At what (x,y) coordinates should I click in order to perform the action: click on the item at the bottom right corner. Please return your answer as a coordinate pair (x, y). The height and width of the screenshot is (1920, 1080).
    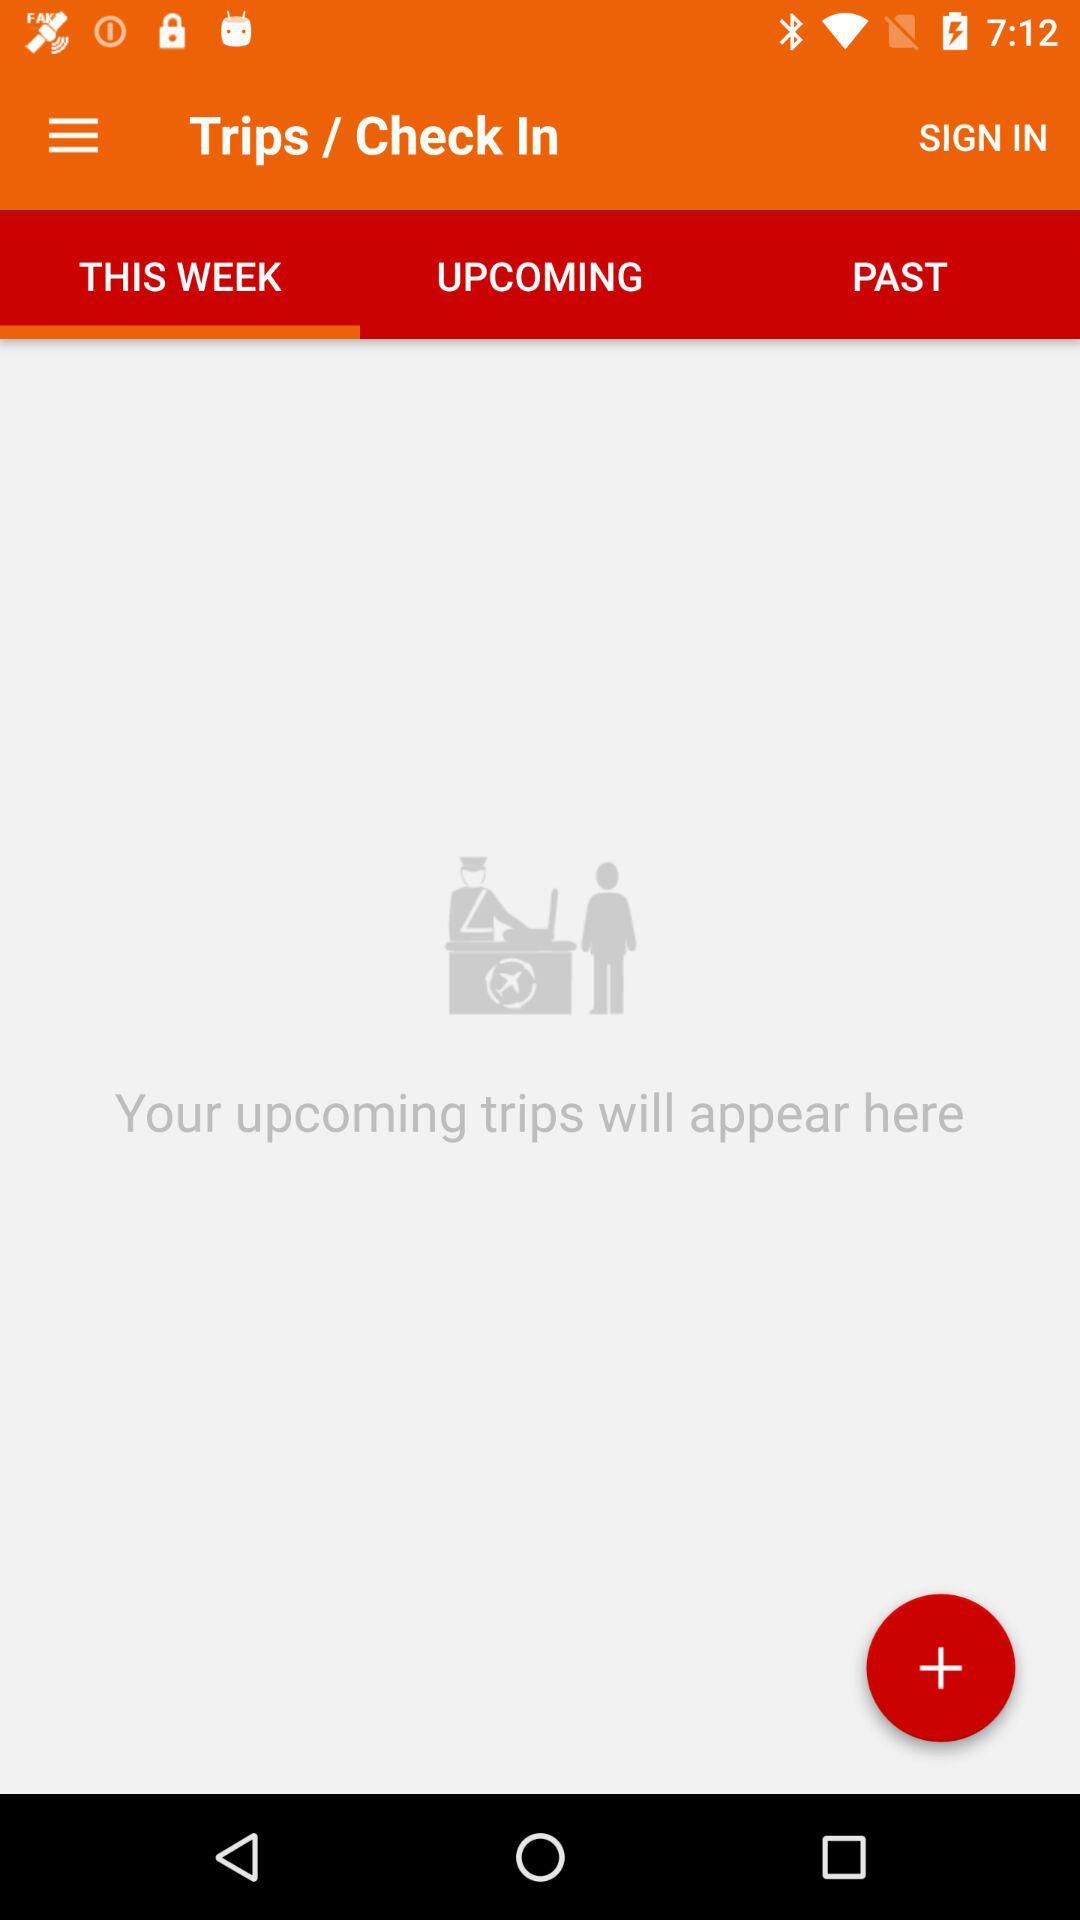
    Looking at the image, I should click on (940, 1675).